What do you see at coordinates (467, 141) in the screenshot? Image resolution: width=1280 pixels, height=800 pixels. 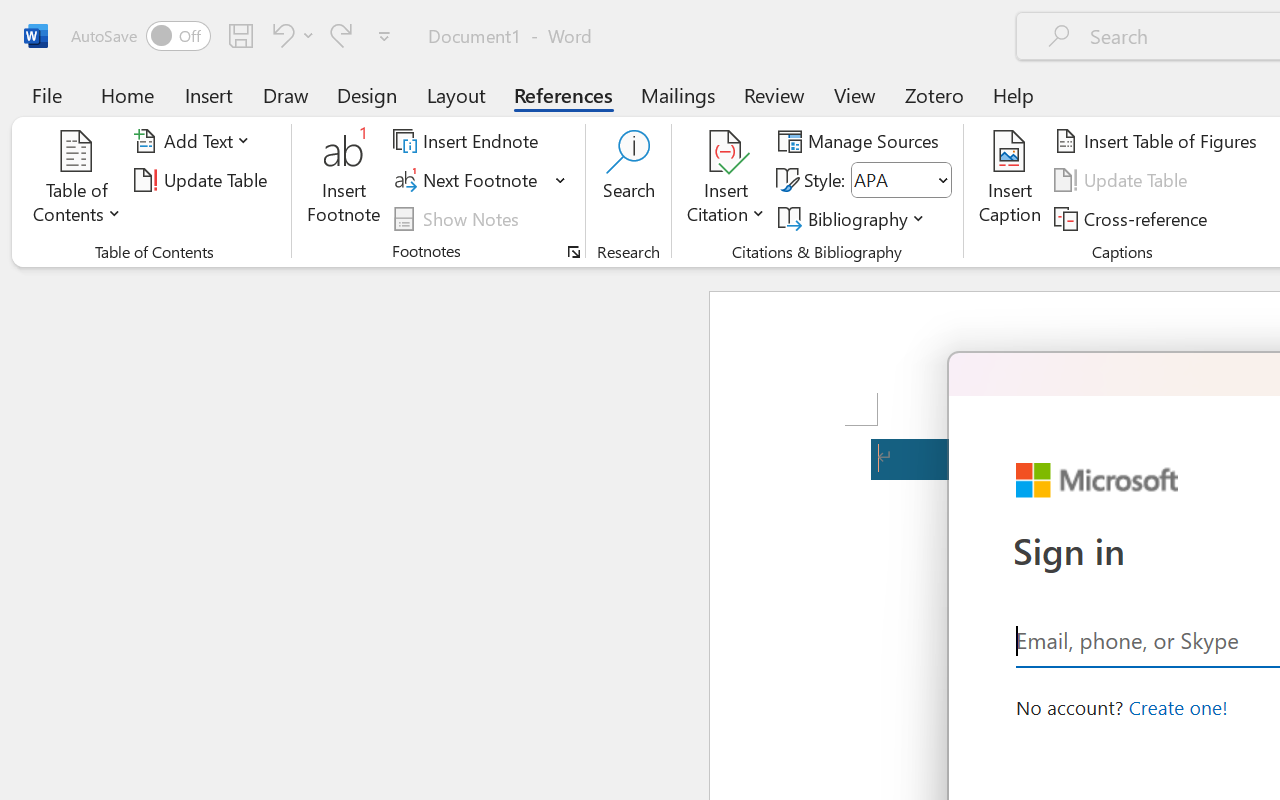 I see `'Insert Endnote'` at bounding box center [467, 141].